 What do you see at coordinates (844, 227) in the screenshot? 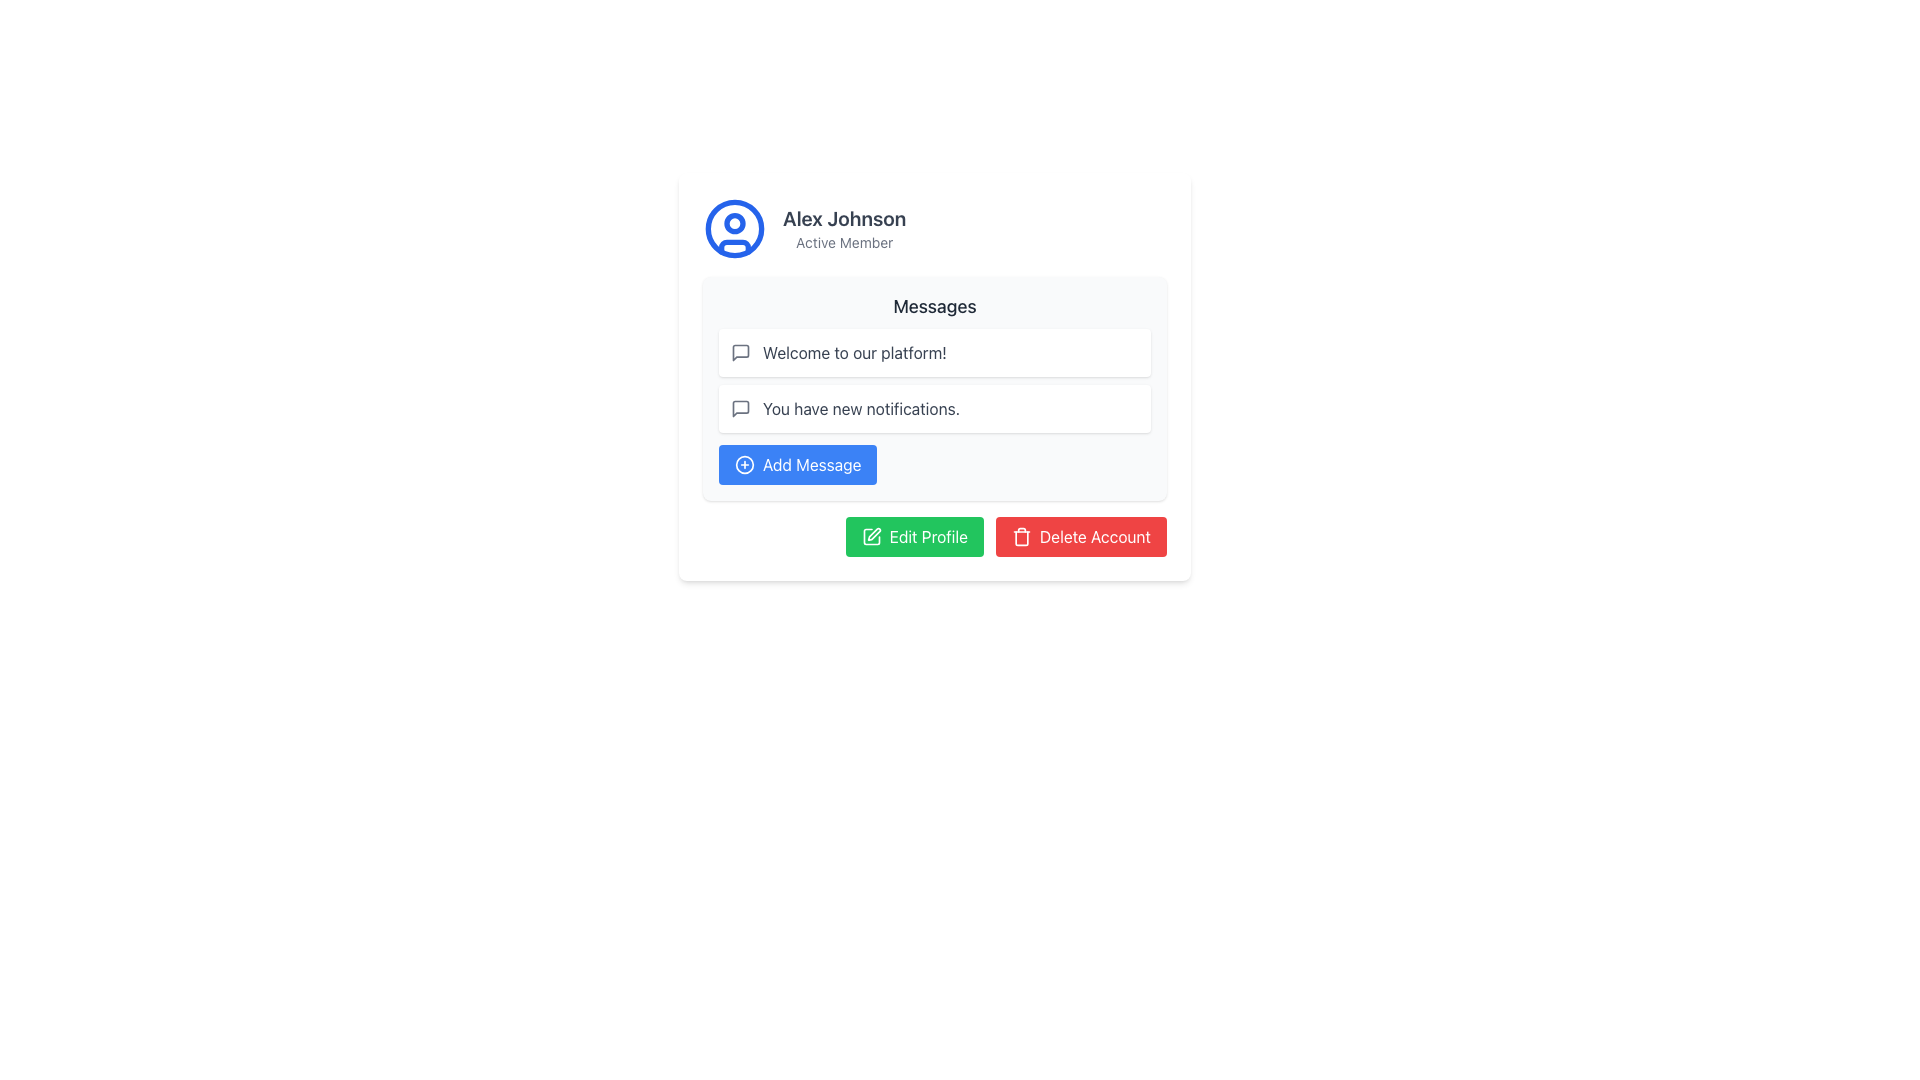
I see `the user name and membership status display element, which serves as an informational header for the user profile, located to the right of the user avatar graphic` at bounding box center [844, 227].